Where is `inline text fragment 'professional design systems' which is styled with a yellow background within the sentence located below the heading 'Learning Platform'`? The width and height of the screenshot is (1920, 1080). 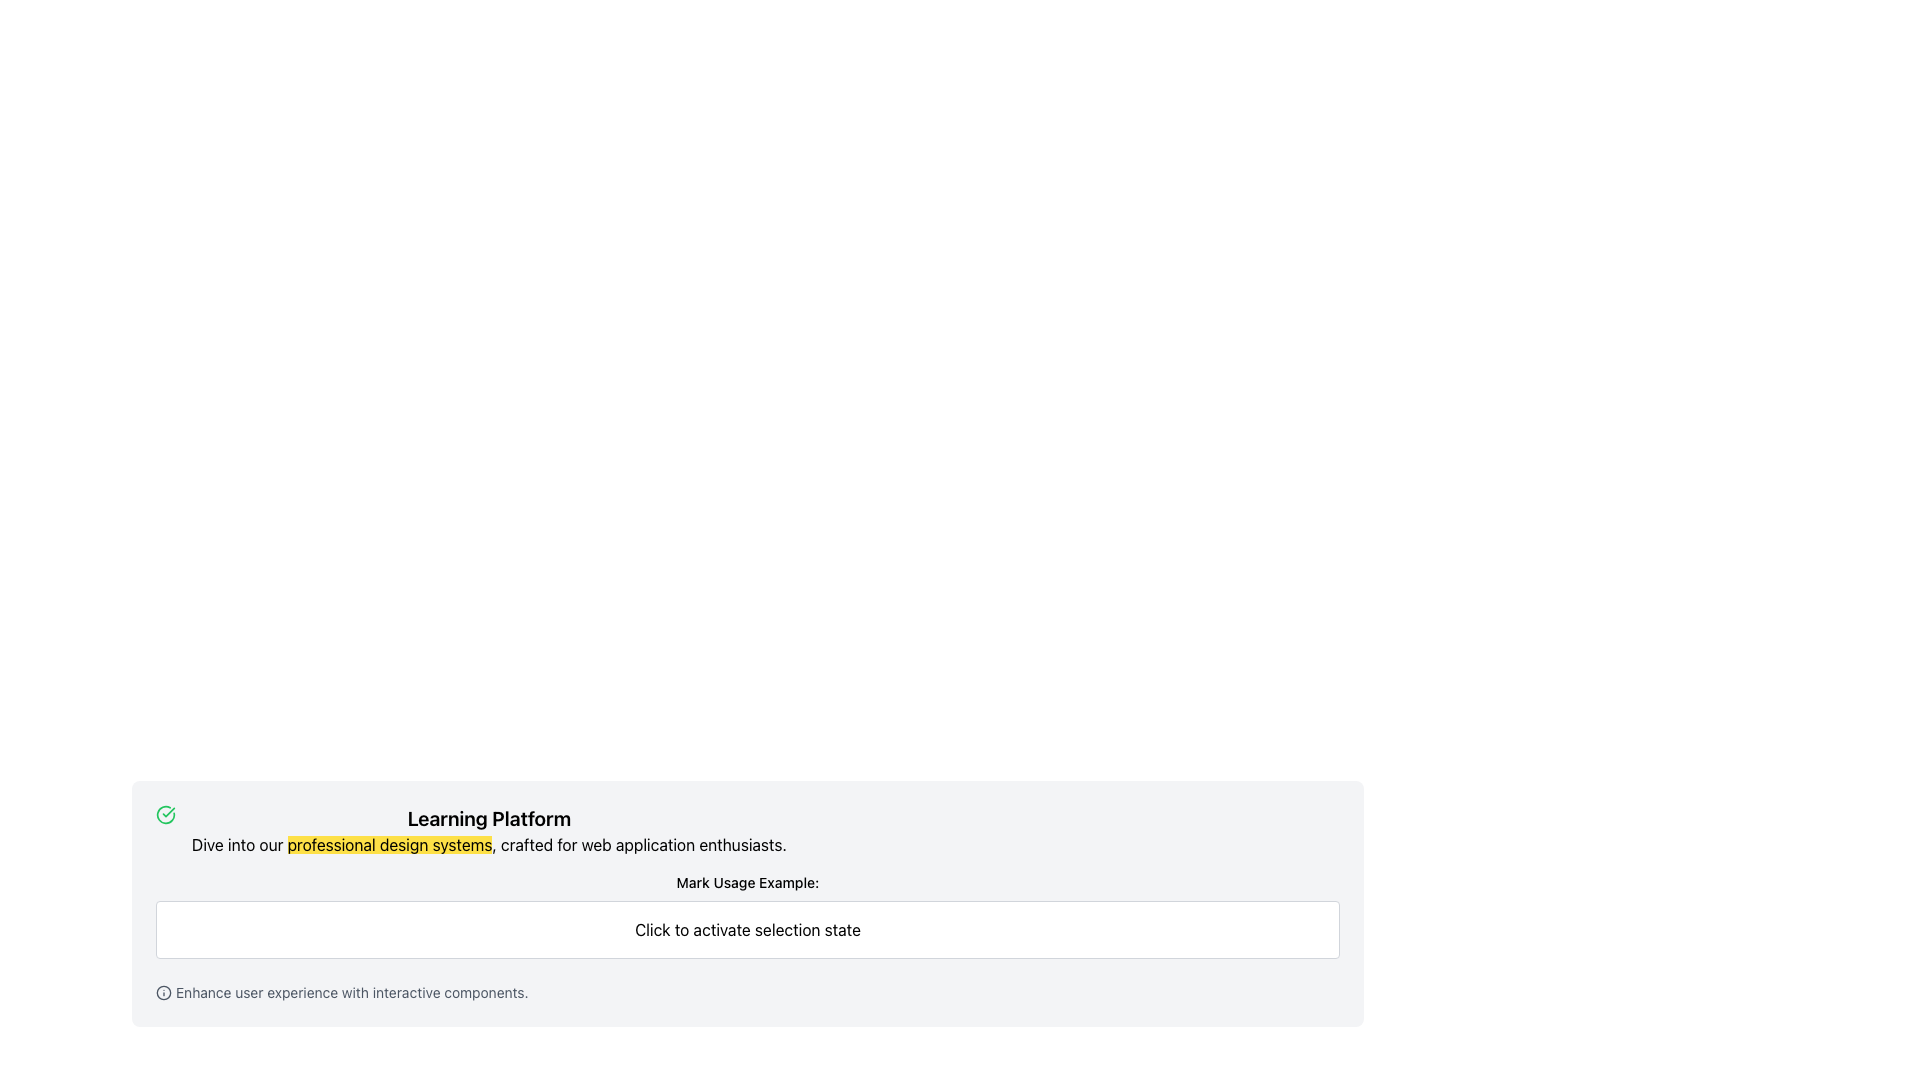 inline text fragment 'professional design systems' which is styled with a yellow background within the sentence located below the heading 'Learning Platform' is located at coordinates (389, 844).